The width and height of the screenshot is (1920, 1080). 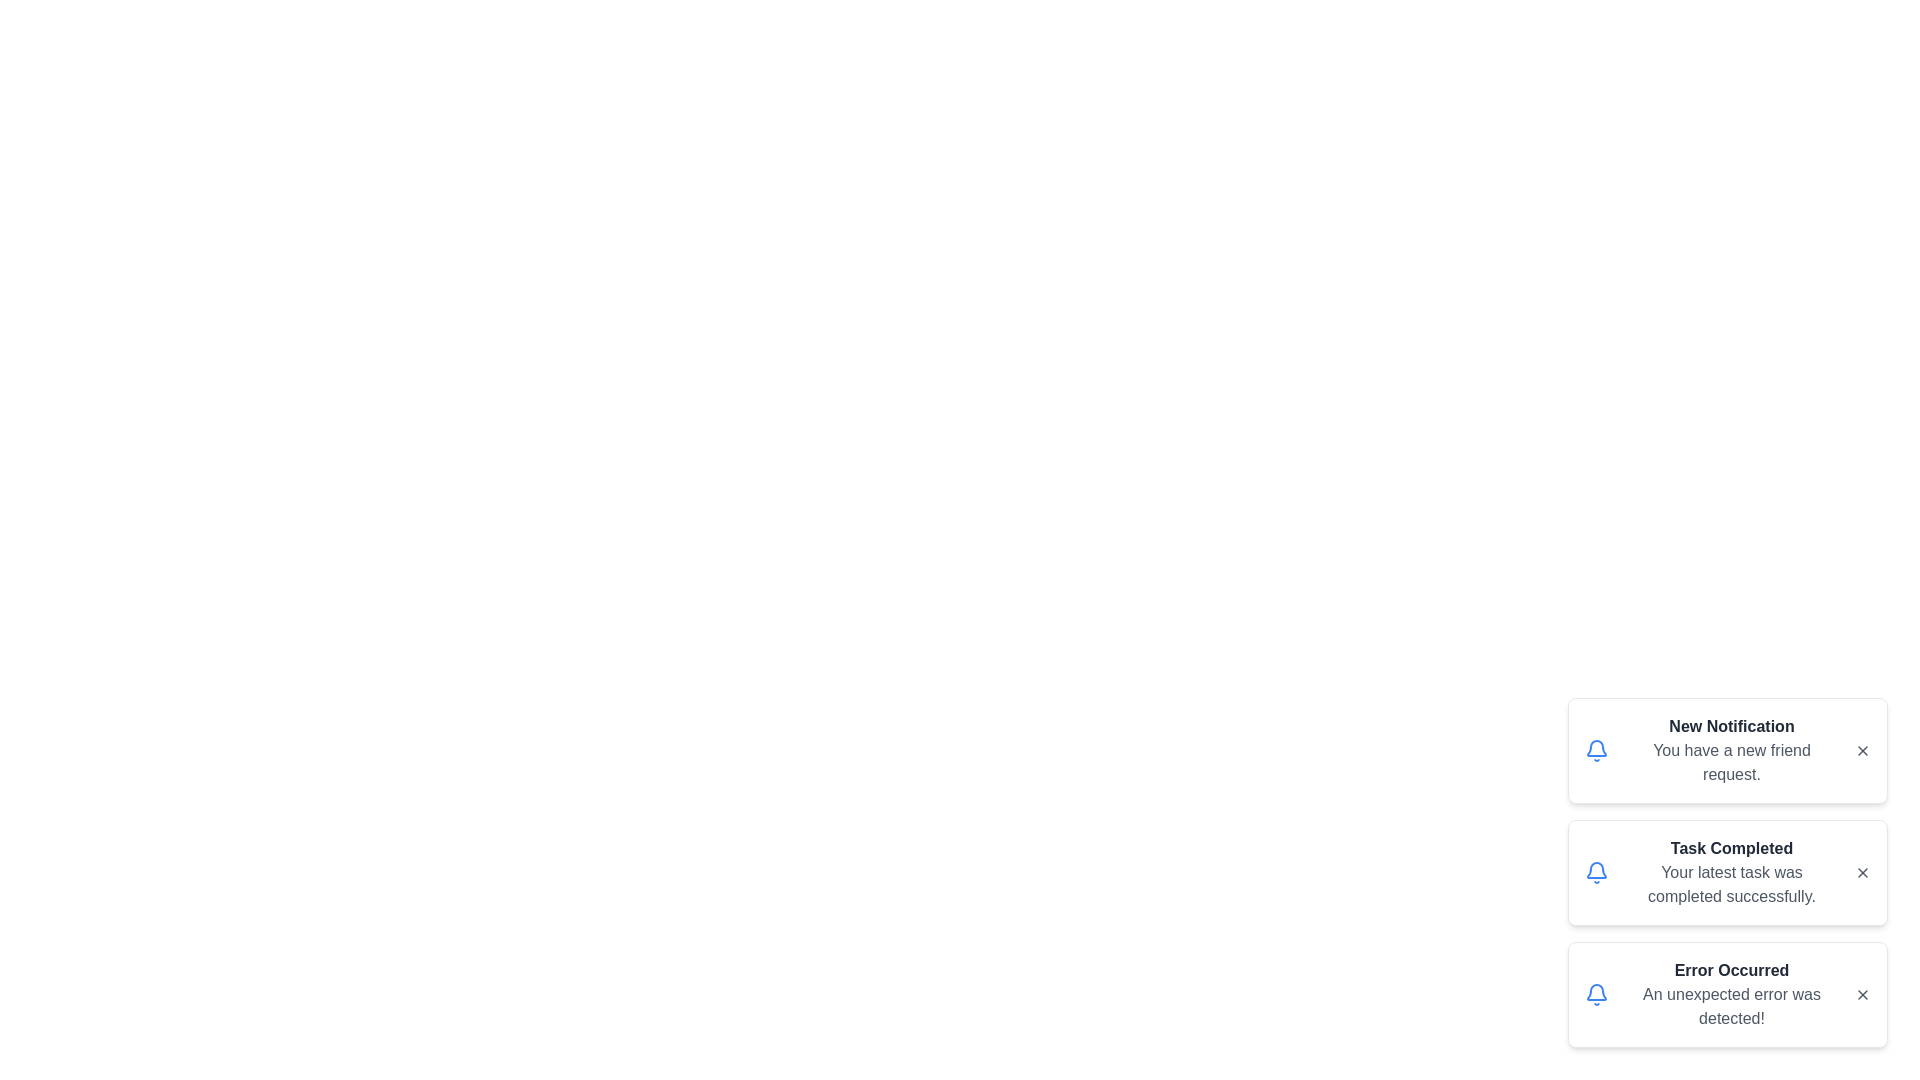 What do you see at coordinates (1861, 871) in the screenshot?
I see `close button of the notification titled 'Task Completed'` at bounding box center [1861, 871].